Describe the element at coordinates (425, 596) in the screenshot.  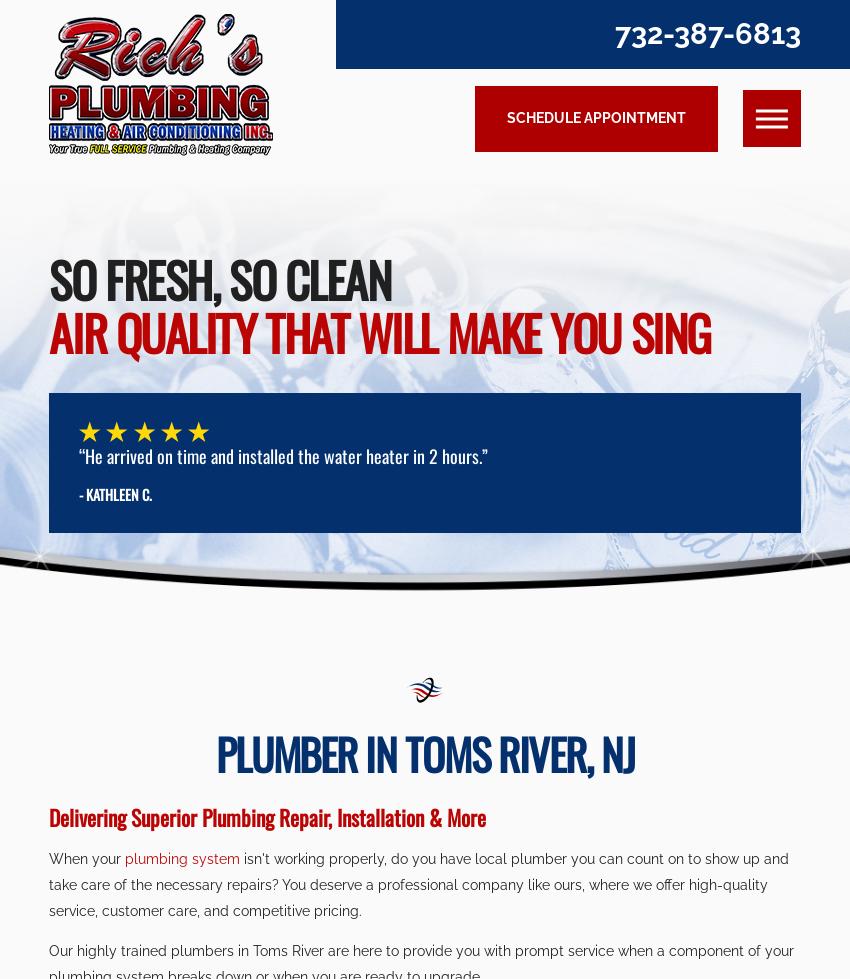
I see `'Submit Form'` at that location.